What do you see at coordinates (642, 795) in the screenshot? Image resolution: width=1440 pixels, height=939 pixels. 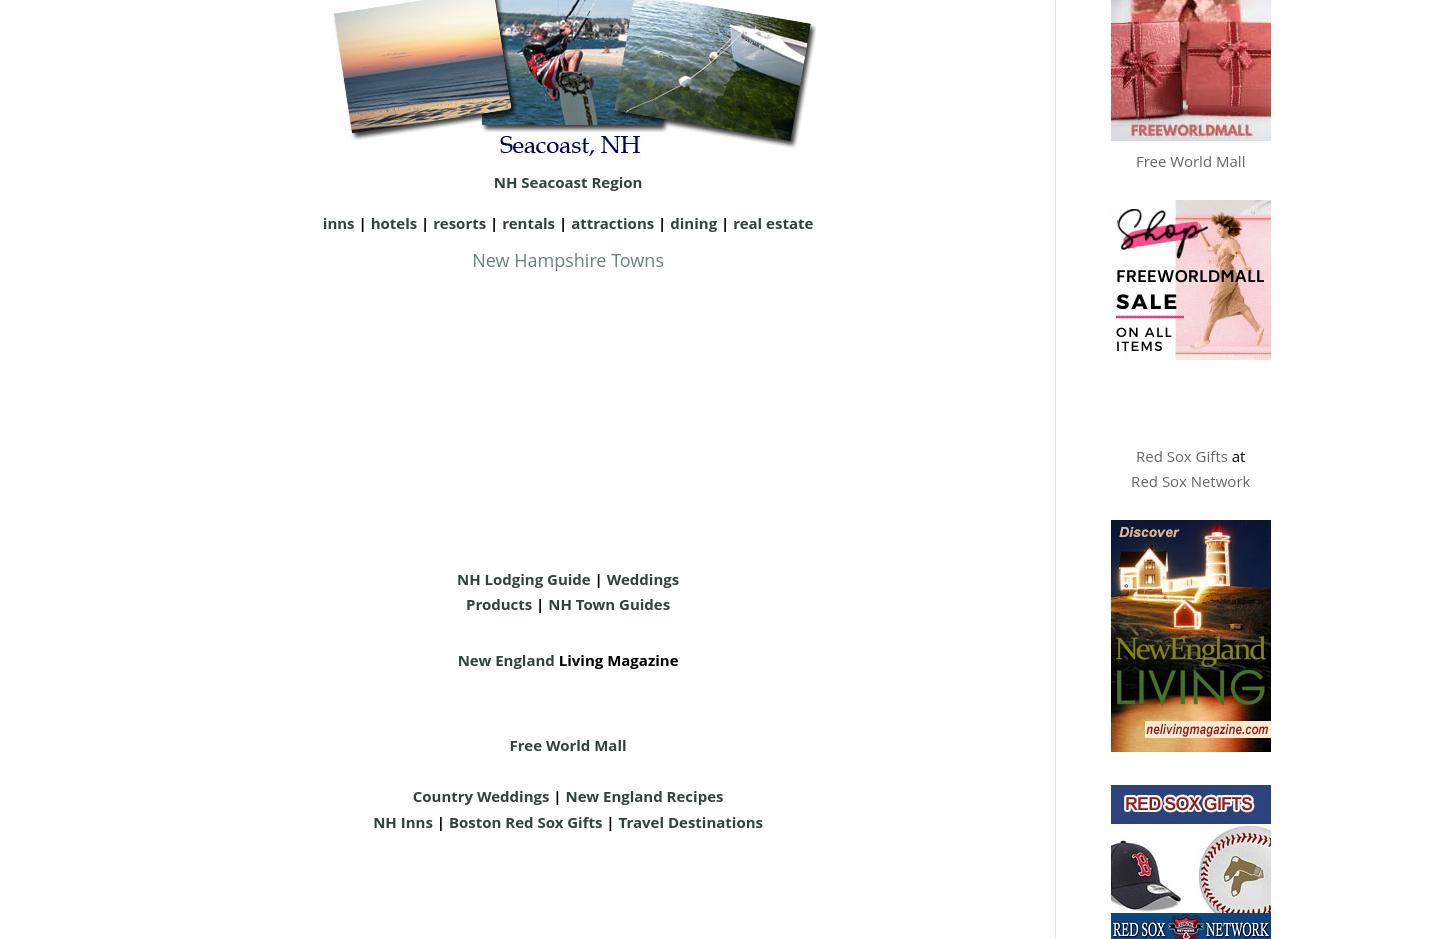 I see `'New England Recipes'` at bounding box center [642, 795].